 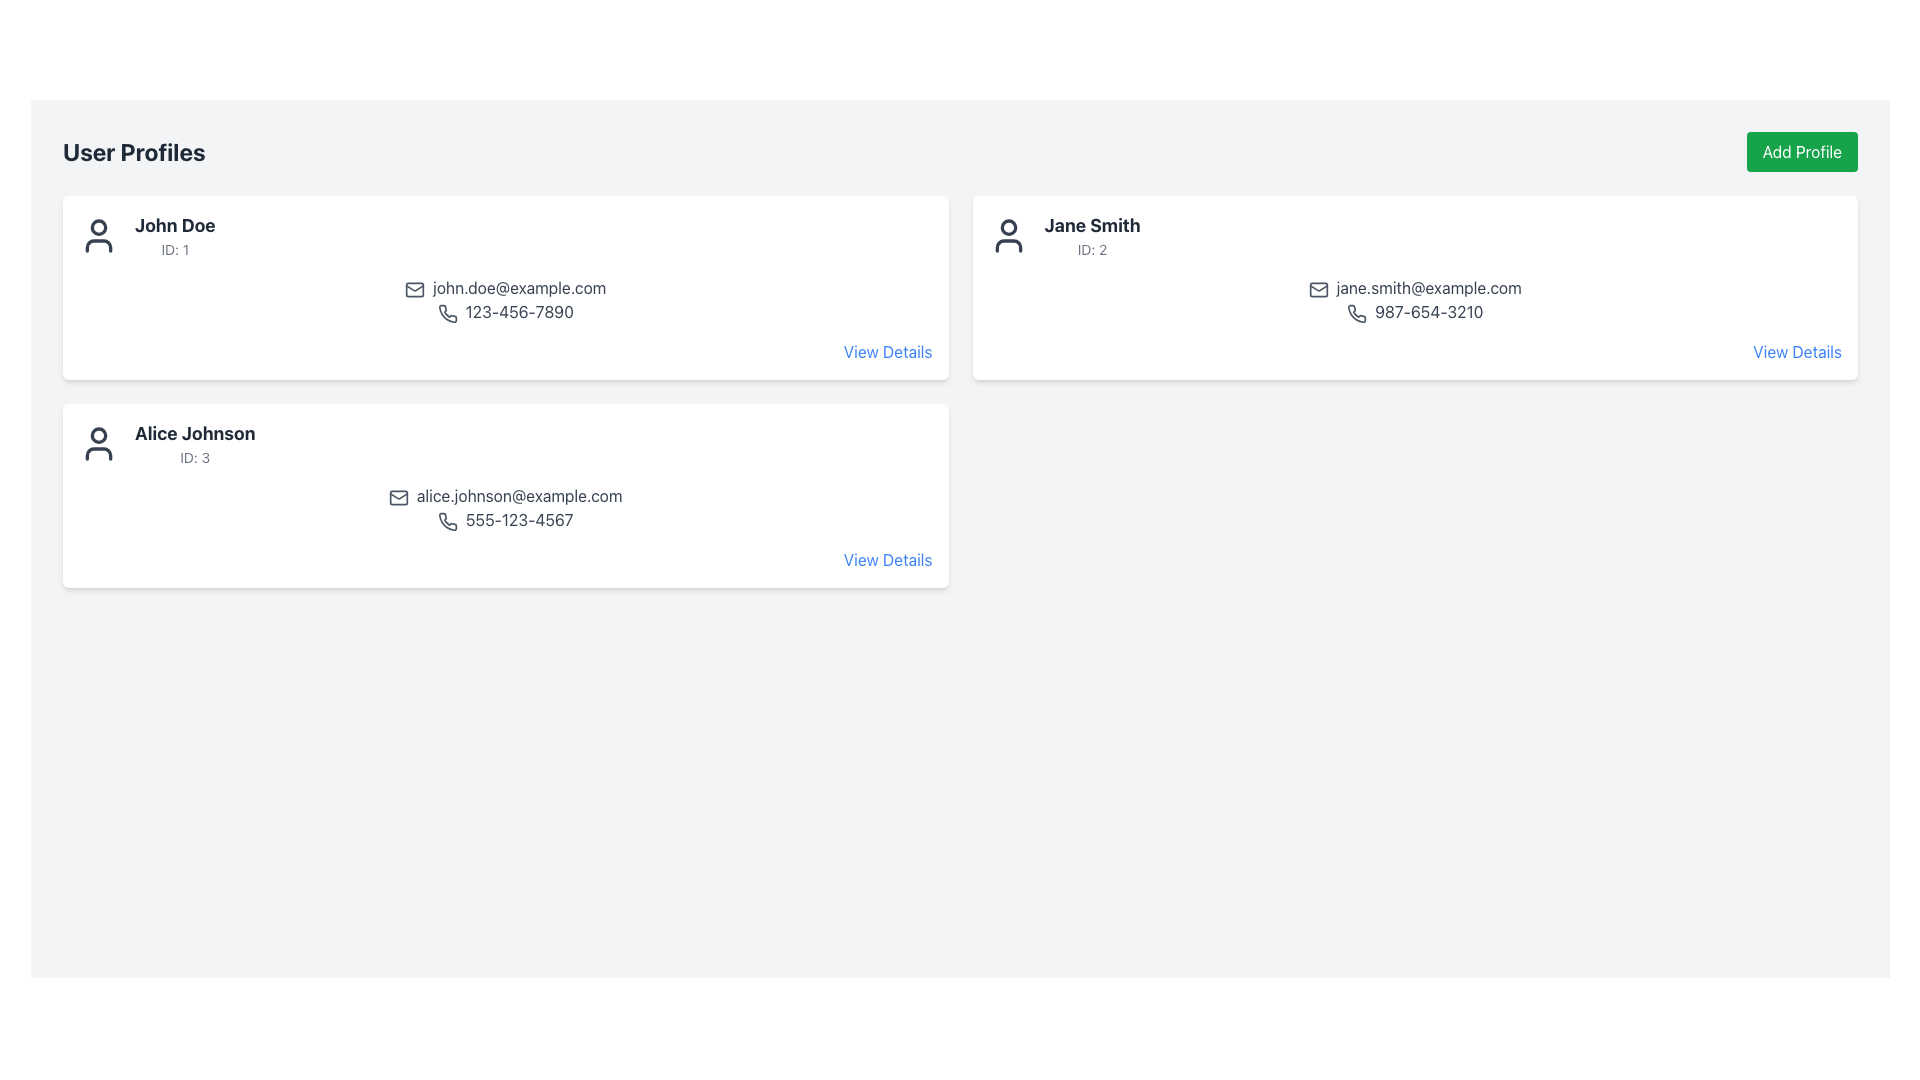 What do you see at coordinates (1414, 300) in the screenshot?
I see `contact details displayed in the second profile card on the right panel, located below the user's name and ID information but above the 'View Details' link` at bounding box center [1414, 300].